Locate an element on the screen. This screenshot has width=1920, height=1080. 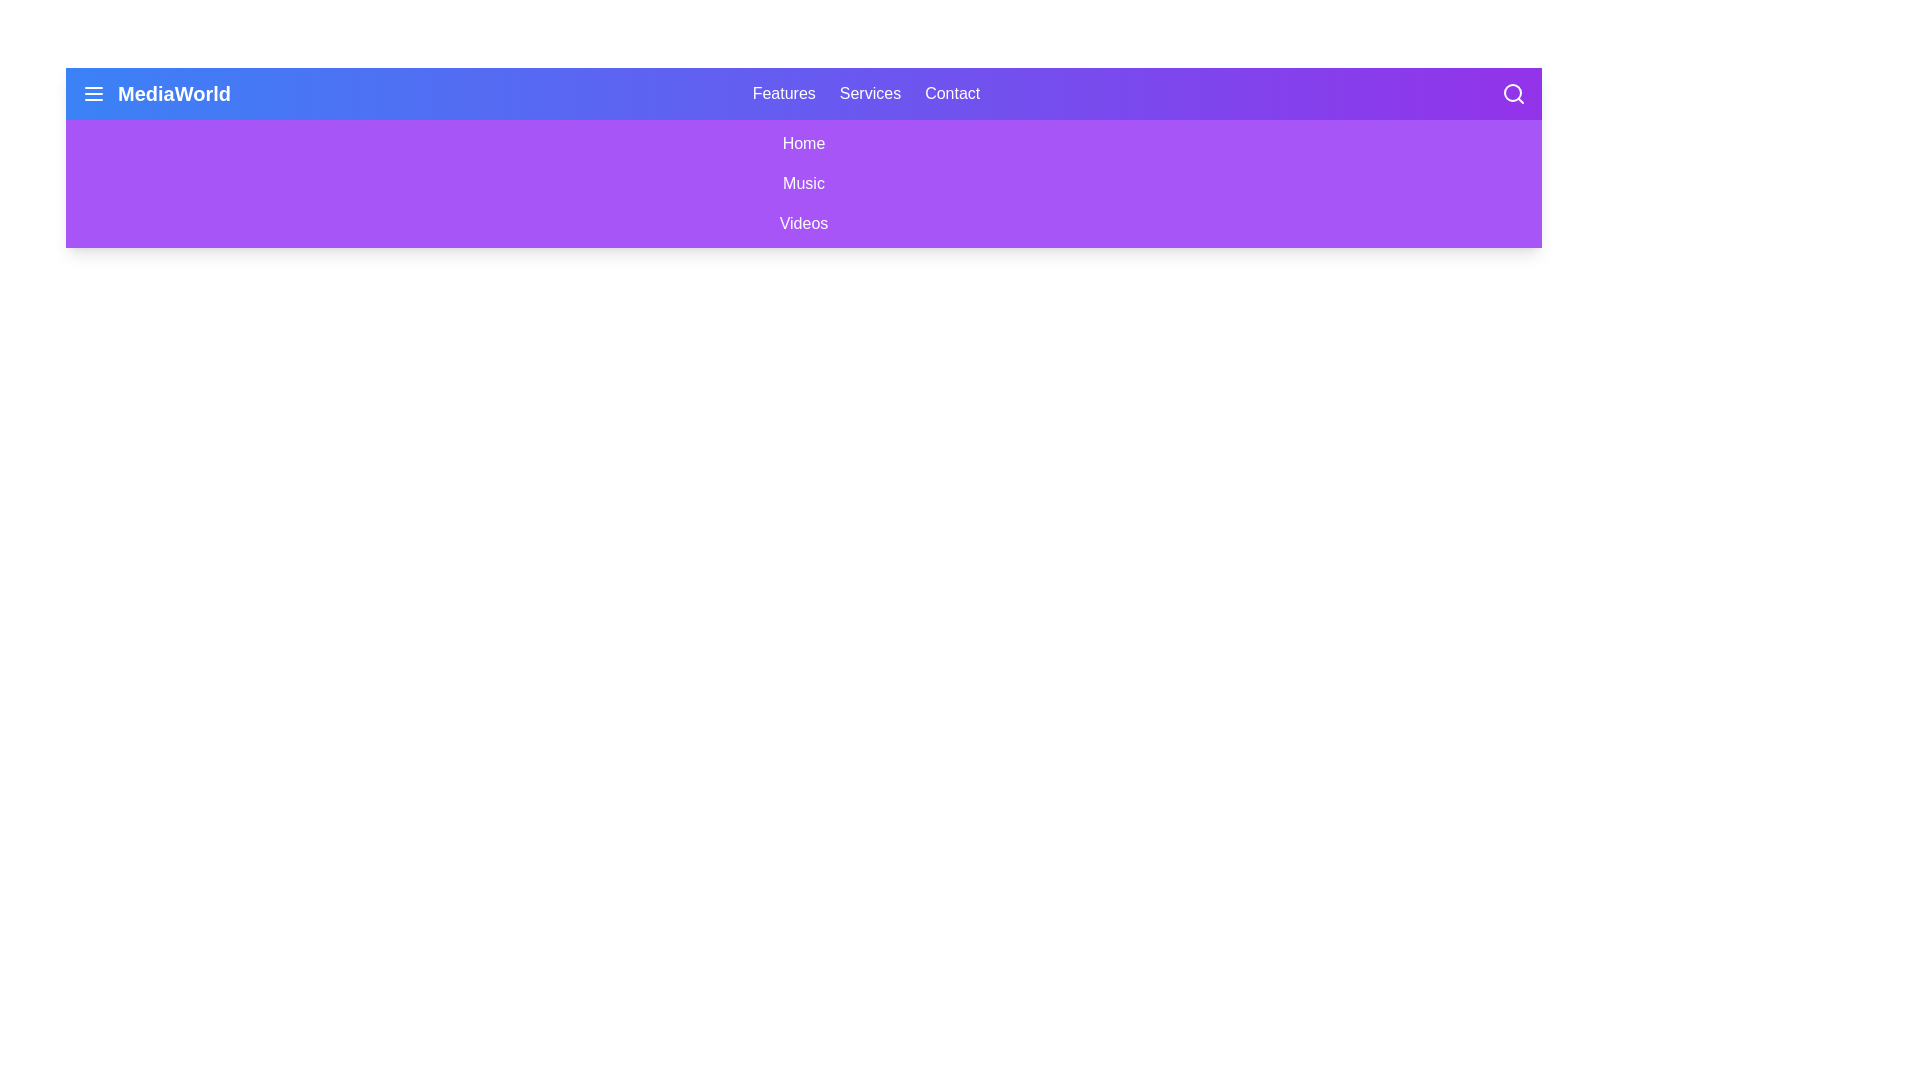
the 'Contact' hyperlink in the navigation menu is located at coordinates (951, 93).